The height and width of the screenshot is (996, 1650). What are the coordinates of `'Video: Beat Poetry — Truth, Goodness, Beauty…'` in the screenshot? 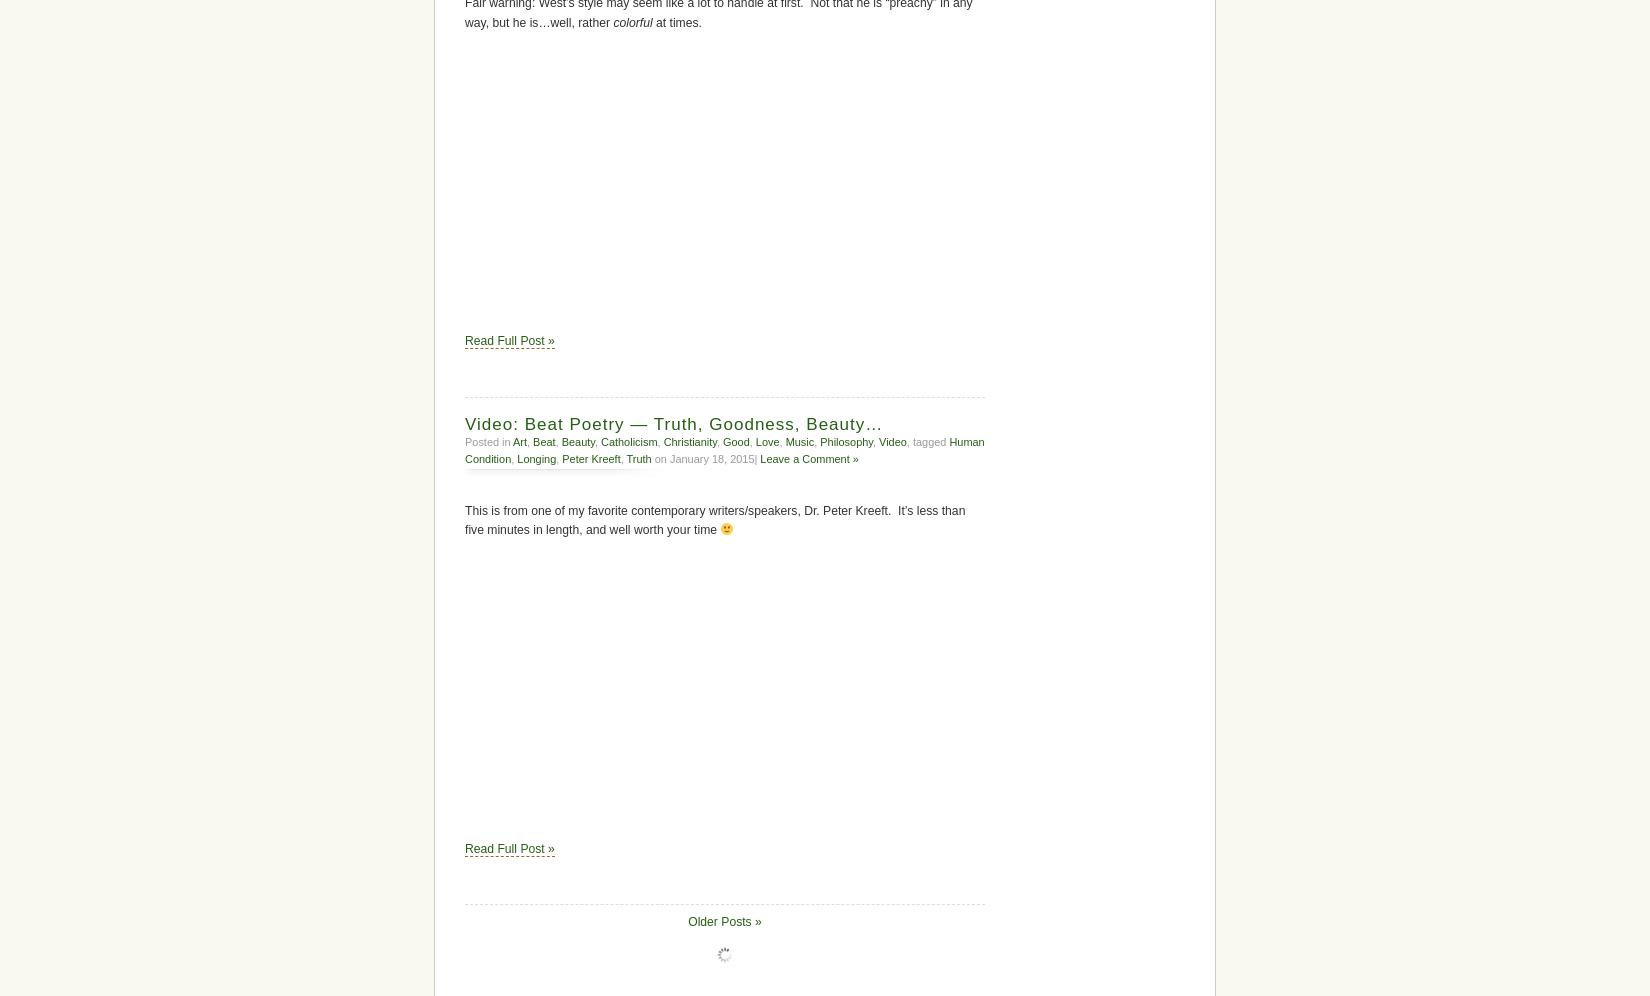 It's located at (673, 423).